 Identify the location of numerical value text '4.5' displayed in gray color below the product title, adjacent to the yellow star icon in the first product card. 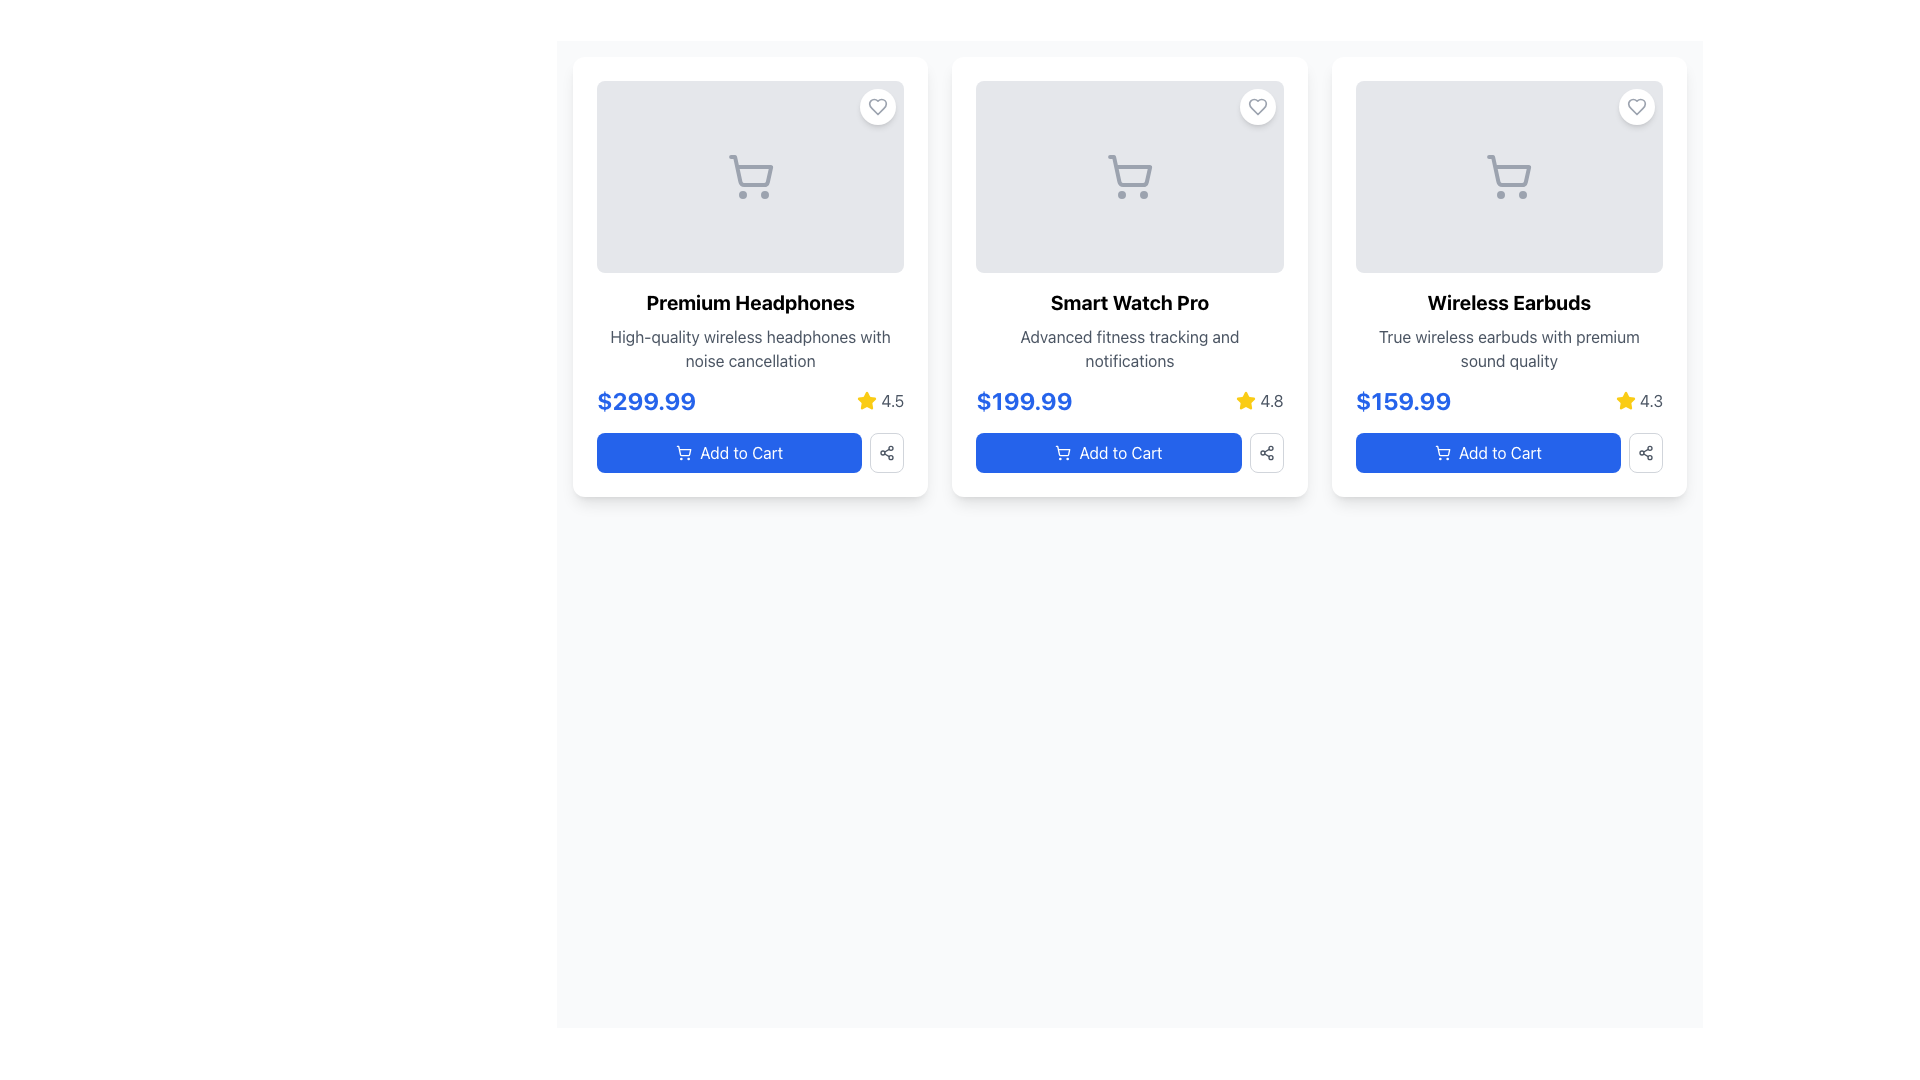
(891, 401).